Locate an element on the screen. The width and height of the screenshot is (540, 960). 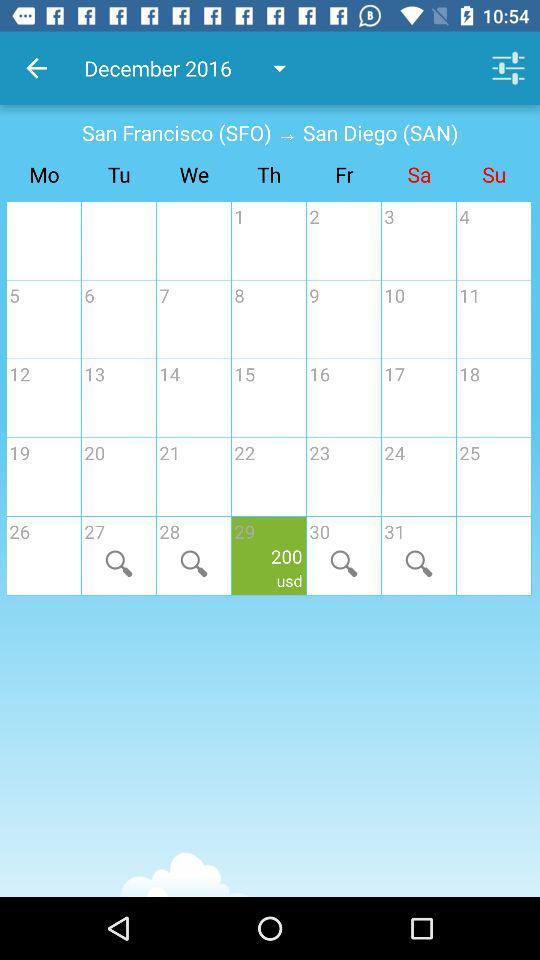
icon next to the december 2016 item is located at coordinates (36, 68).